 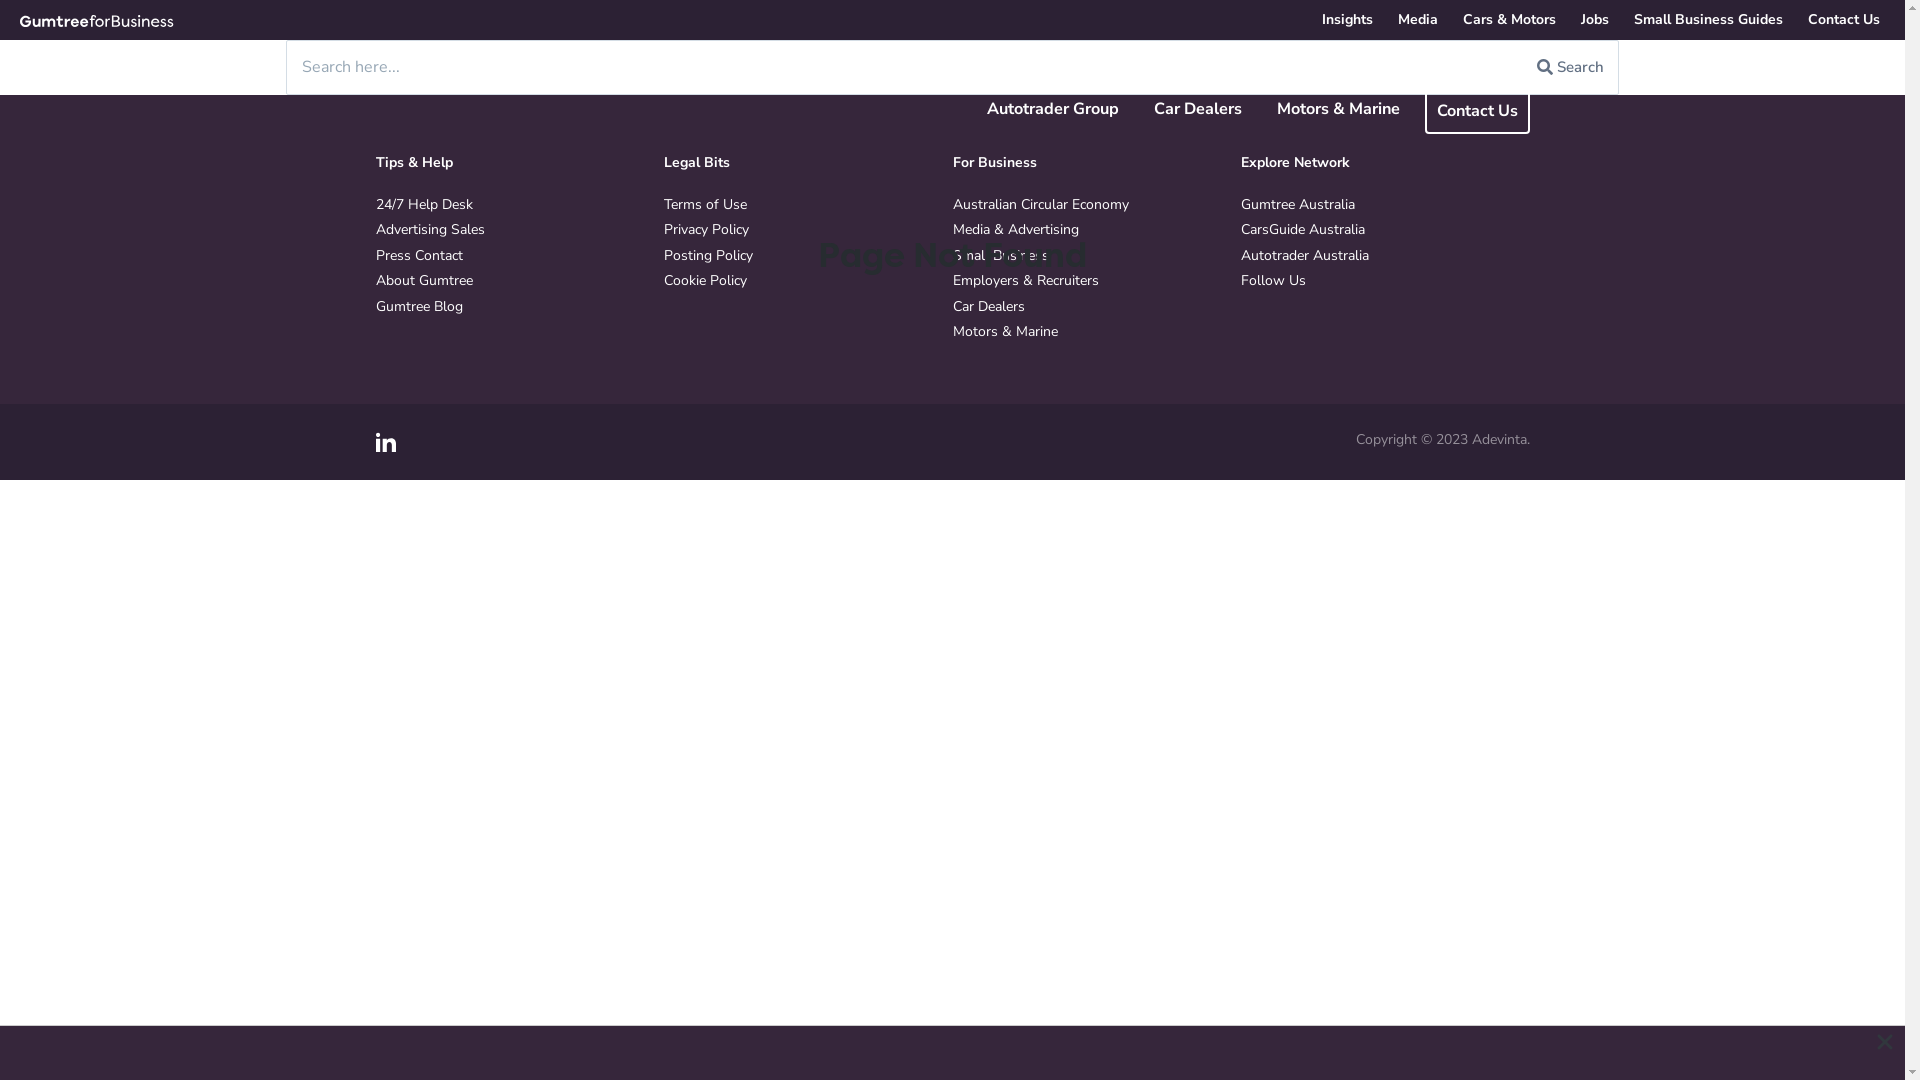 I want to click on 'Australian Circular Economy', so click(x=1040, y=204).